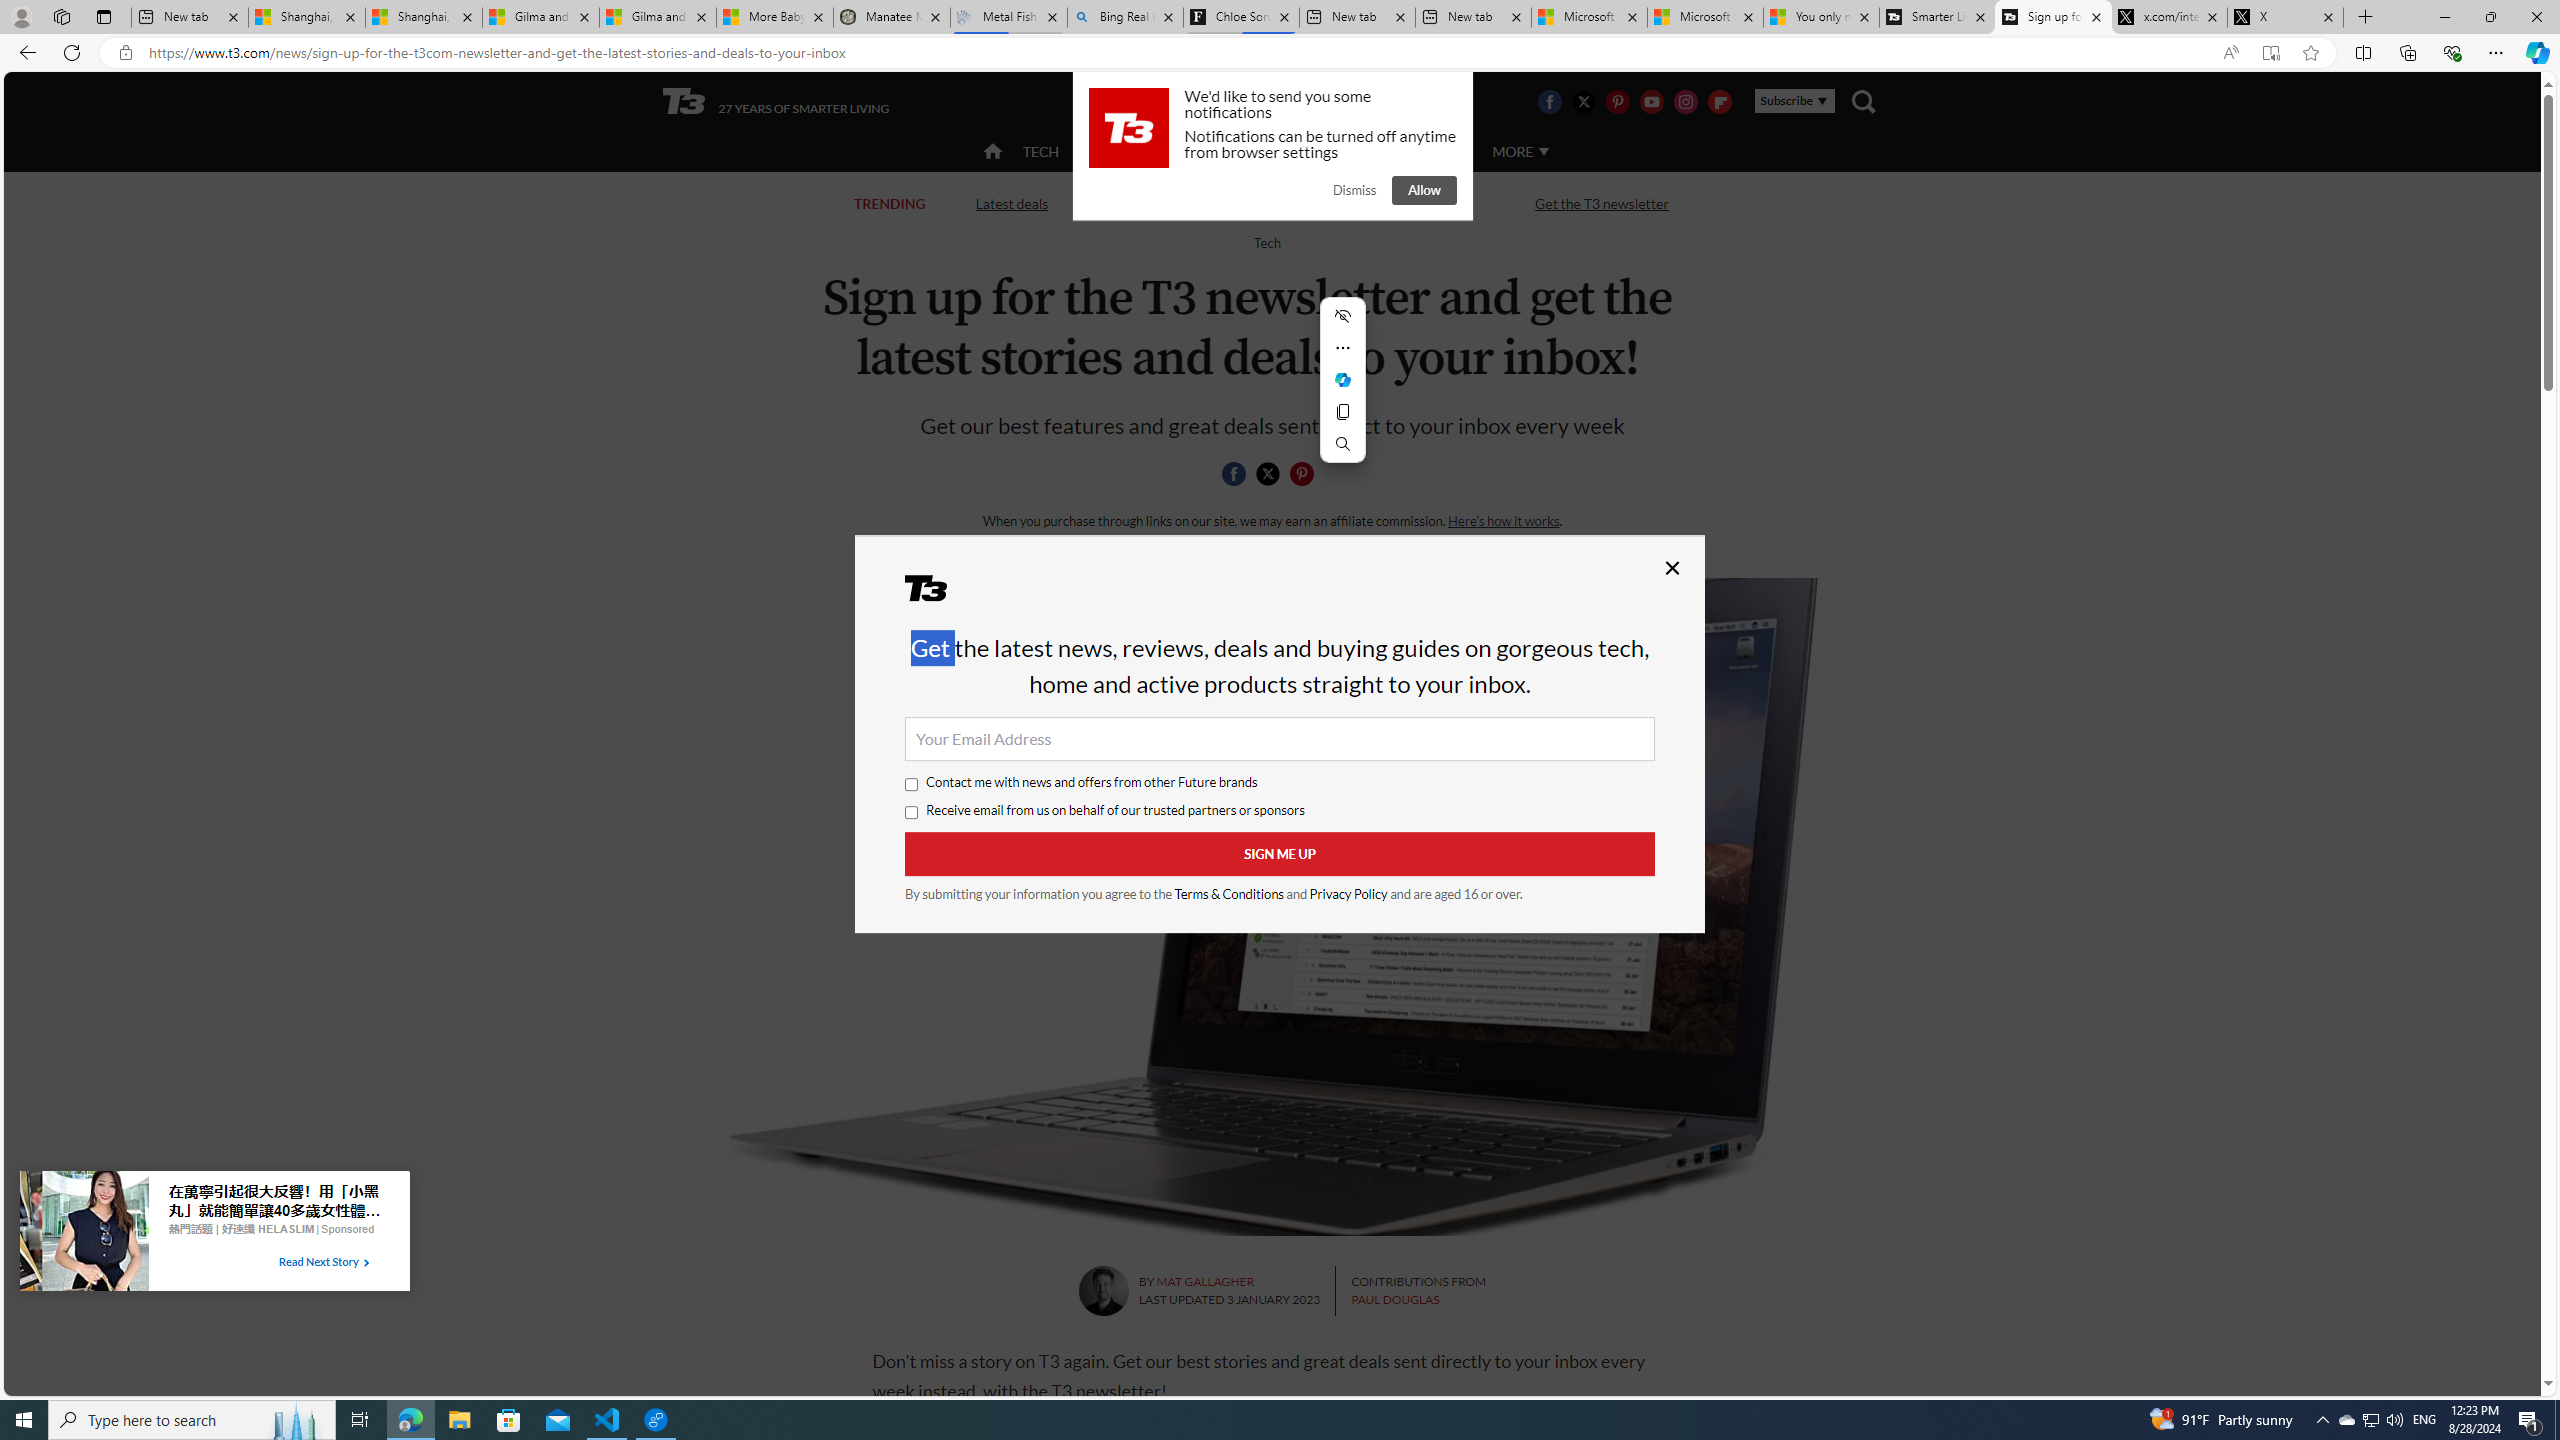  Describe the element at coordinates (366, 1261) in the screenshot. I see `'Class: tbl-arrow-icon arrow-1'` at that location.